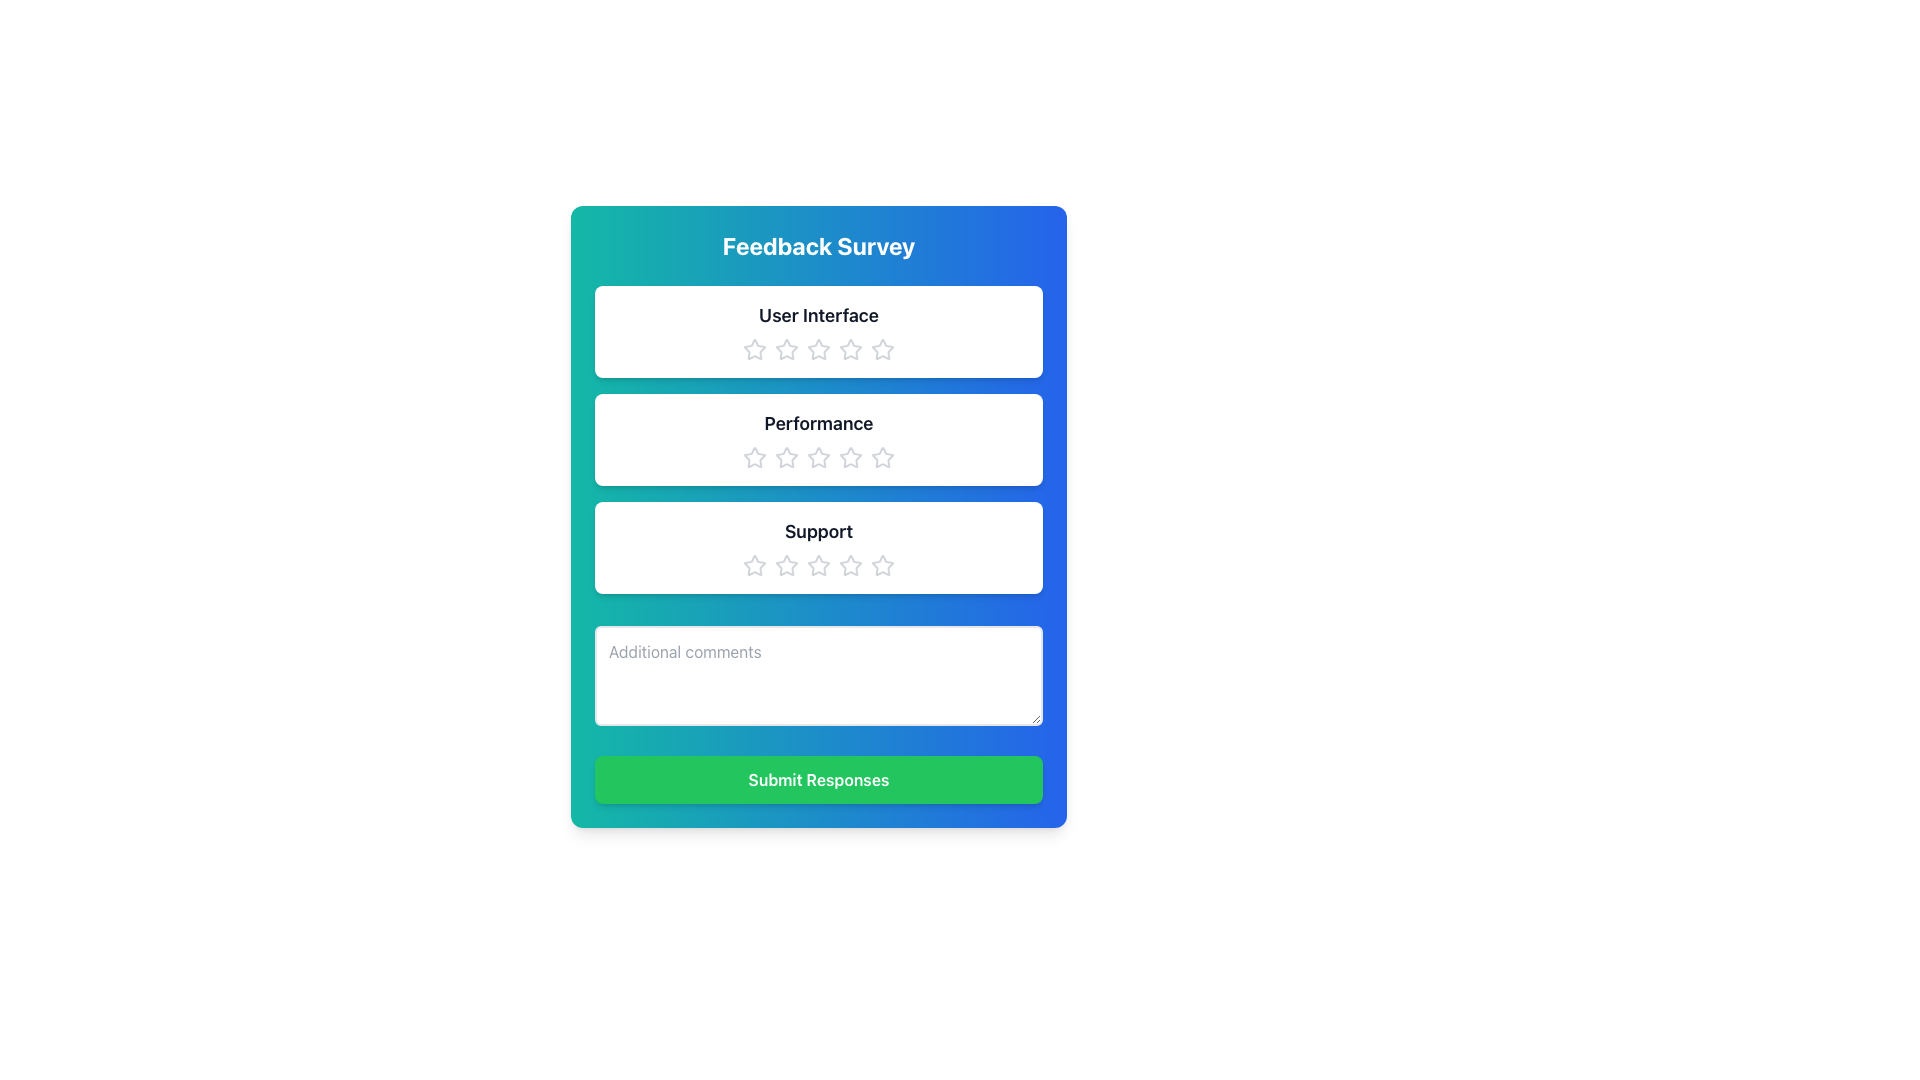 This screenshot has width=1920, height=1080. What do you see at coordinates (753, 565) in the screenshot?
I see `the first hollow star-shaped SVG icon in the 'Support' rating section` at bounding box center [753, 565].